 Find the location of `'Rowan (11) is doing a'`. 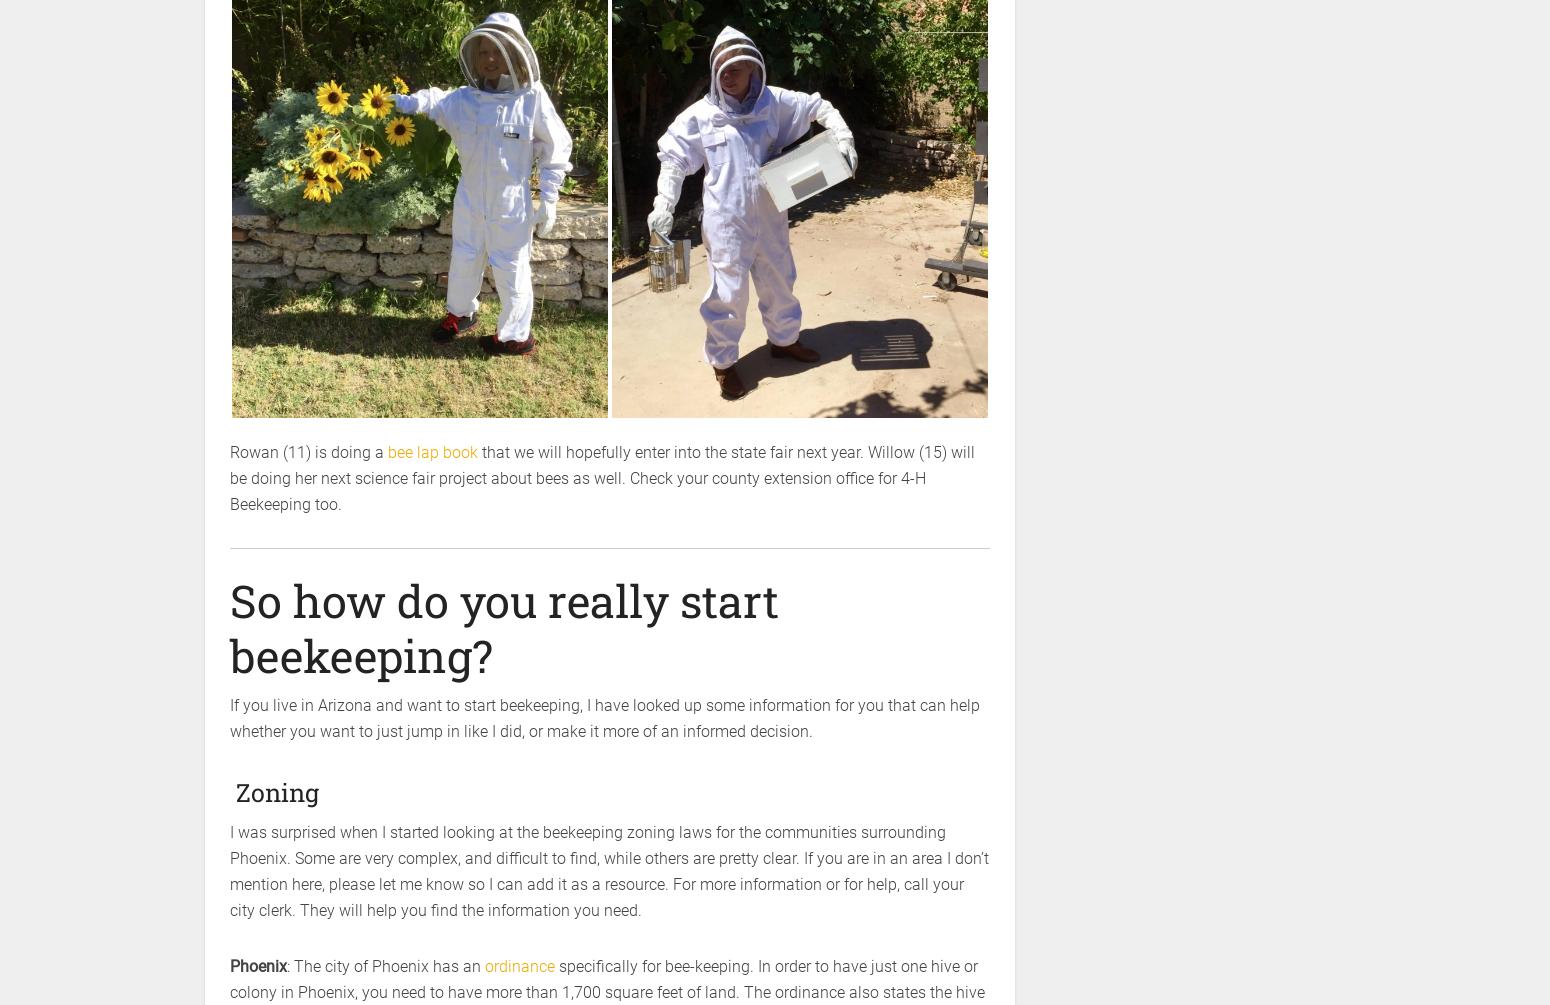

'Rowan (11) is doing a' is located at coordinates (229, 452).